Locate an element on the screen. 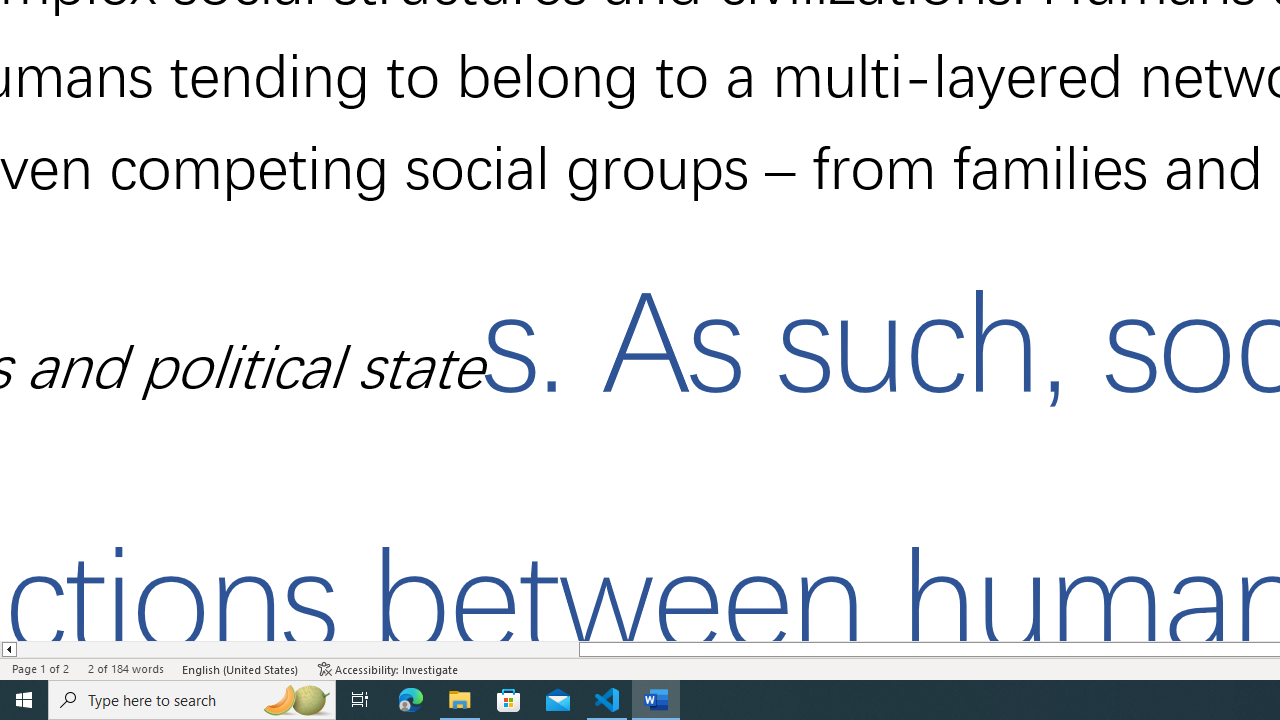 The height and width of the screenshot is (720, 1280). 'Accessibility Checker Accessibility: Investigate' is located at coordinates (388, 669).